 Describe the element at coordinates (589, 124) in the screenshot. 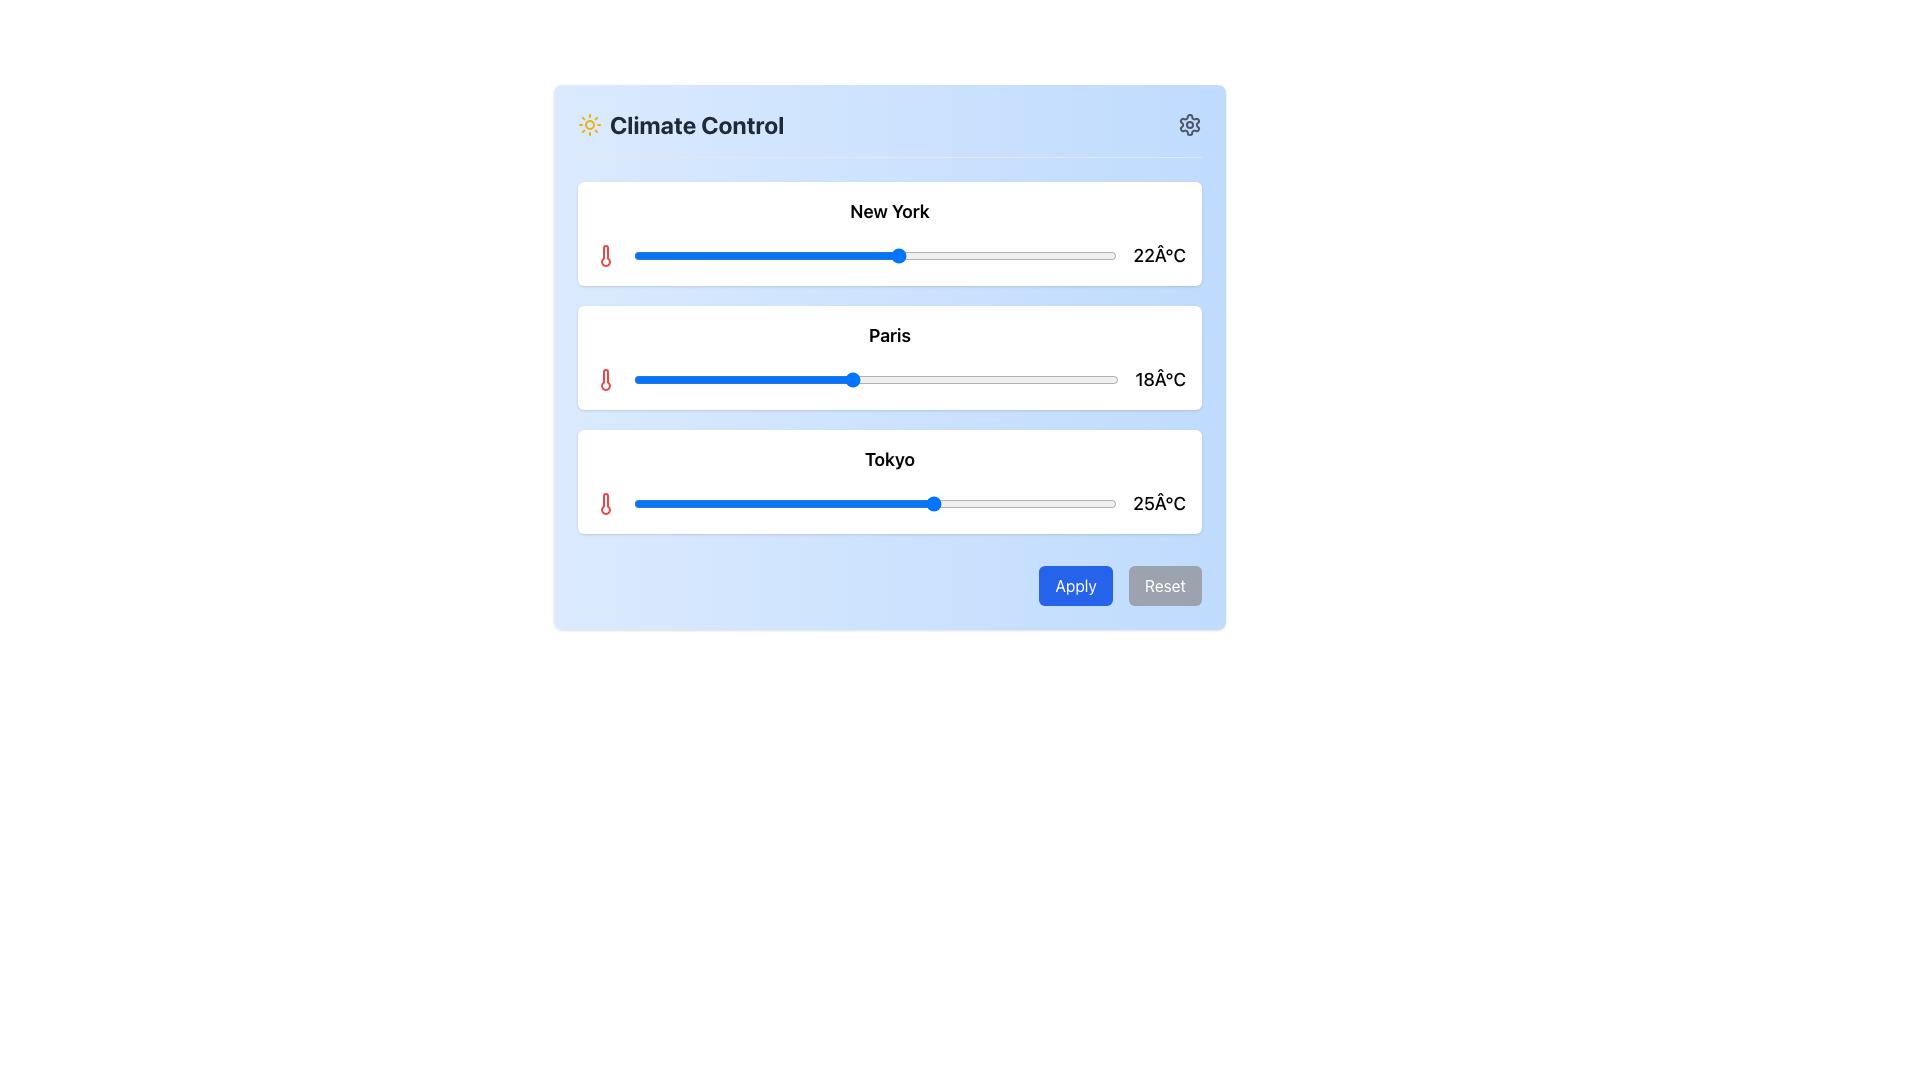

I see `the sun icon, which is the left-most item in the Climate Control section, visually represented by a circular center with radiating lines and styled with a yellow stroke color` at that location.